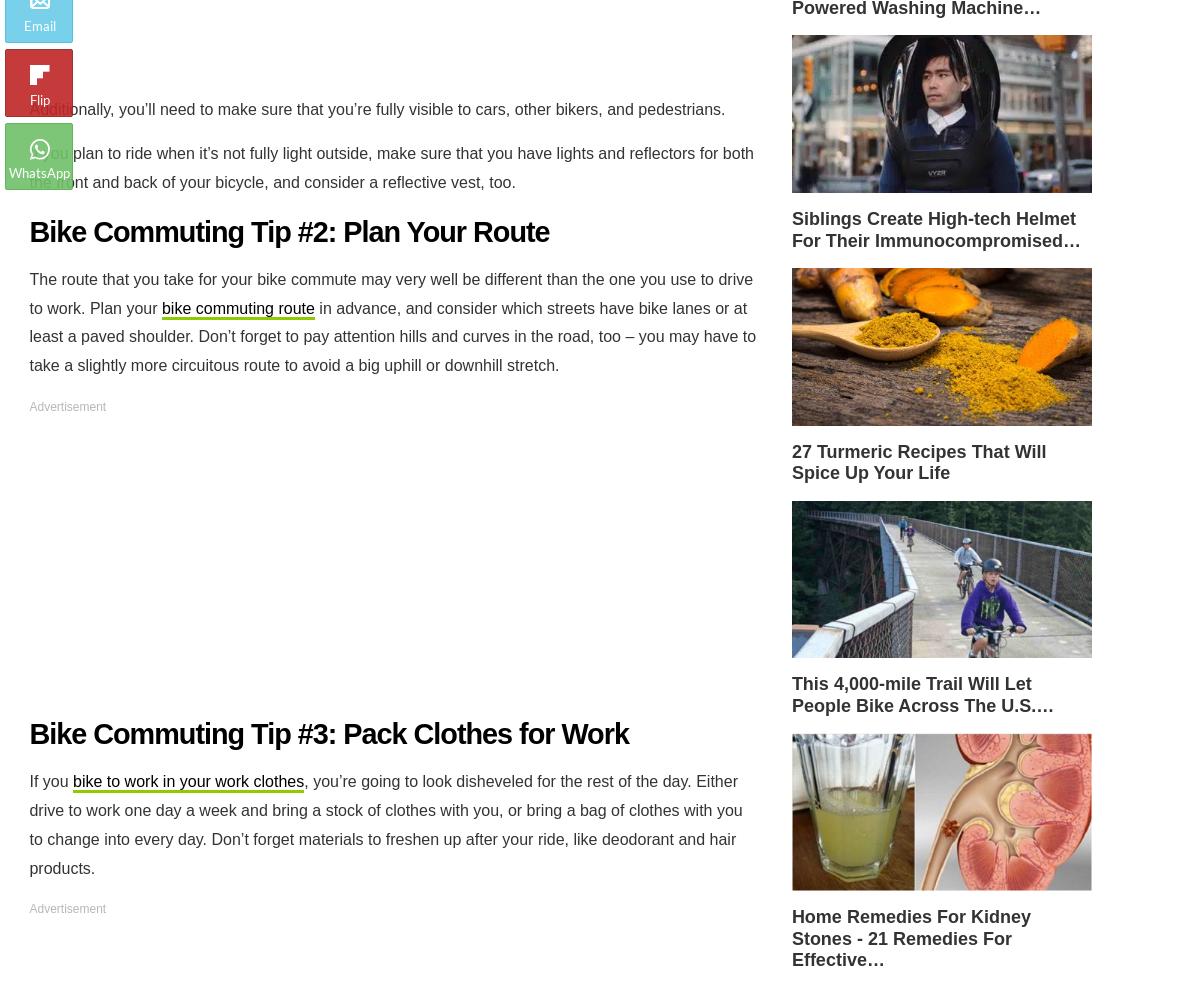 This screenshot has height=1004, width=1178. What do you see at coordinates (27, 824) in the screenshot?
I see `', you’re going to look disheveled for the rest of the day. Either drive to work one day a week and bring a stock of clothes with you, or bring a bag of clothes with you to change into every day. Don’t forget materials to freshen up after your ride, like deodorant and hair products.'` at bounding box center [27, 824].